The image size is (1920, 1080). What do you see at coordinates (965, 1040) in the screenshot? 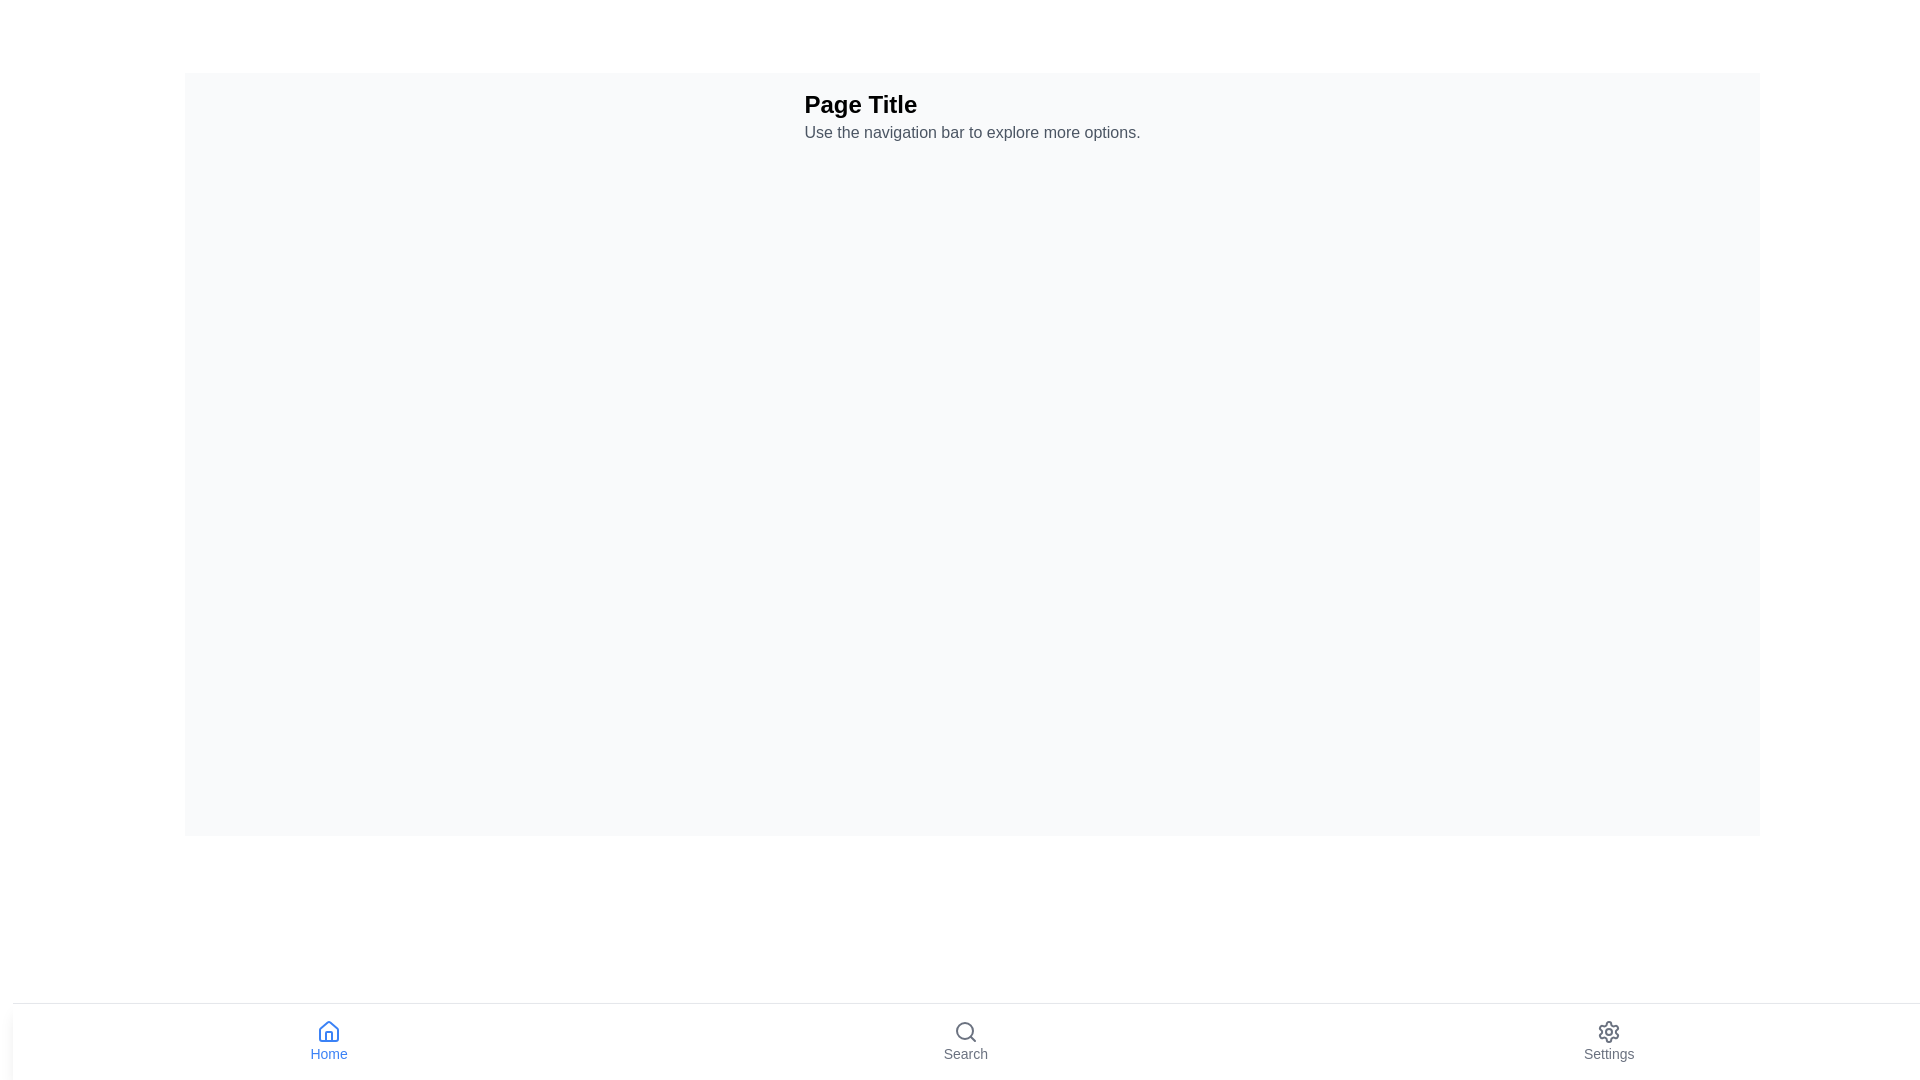
I see `the search button located in the center of the bottom navigation bar` at bounding box center [965, 1040].